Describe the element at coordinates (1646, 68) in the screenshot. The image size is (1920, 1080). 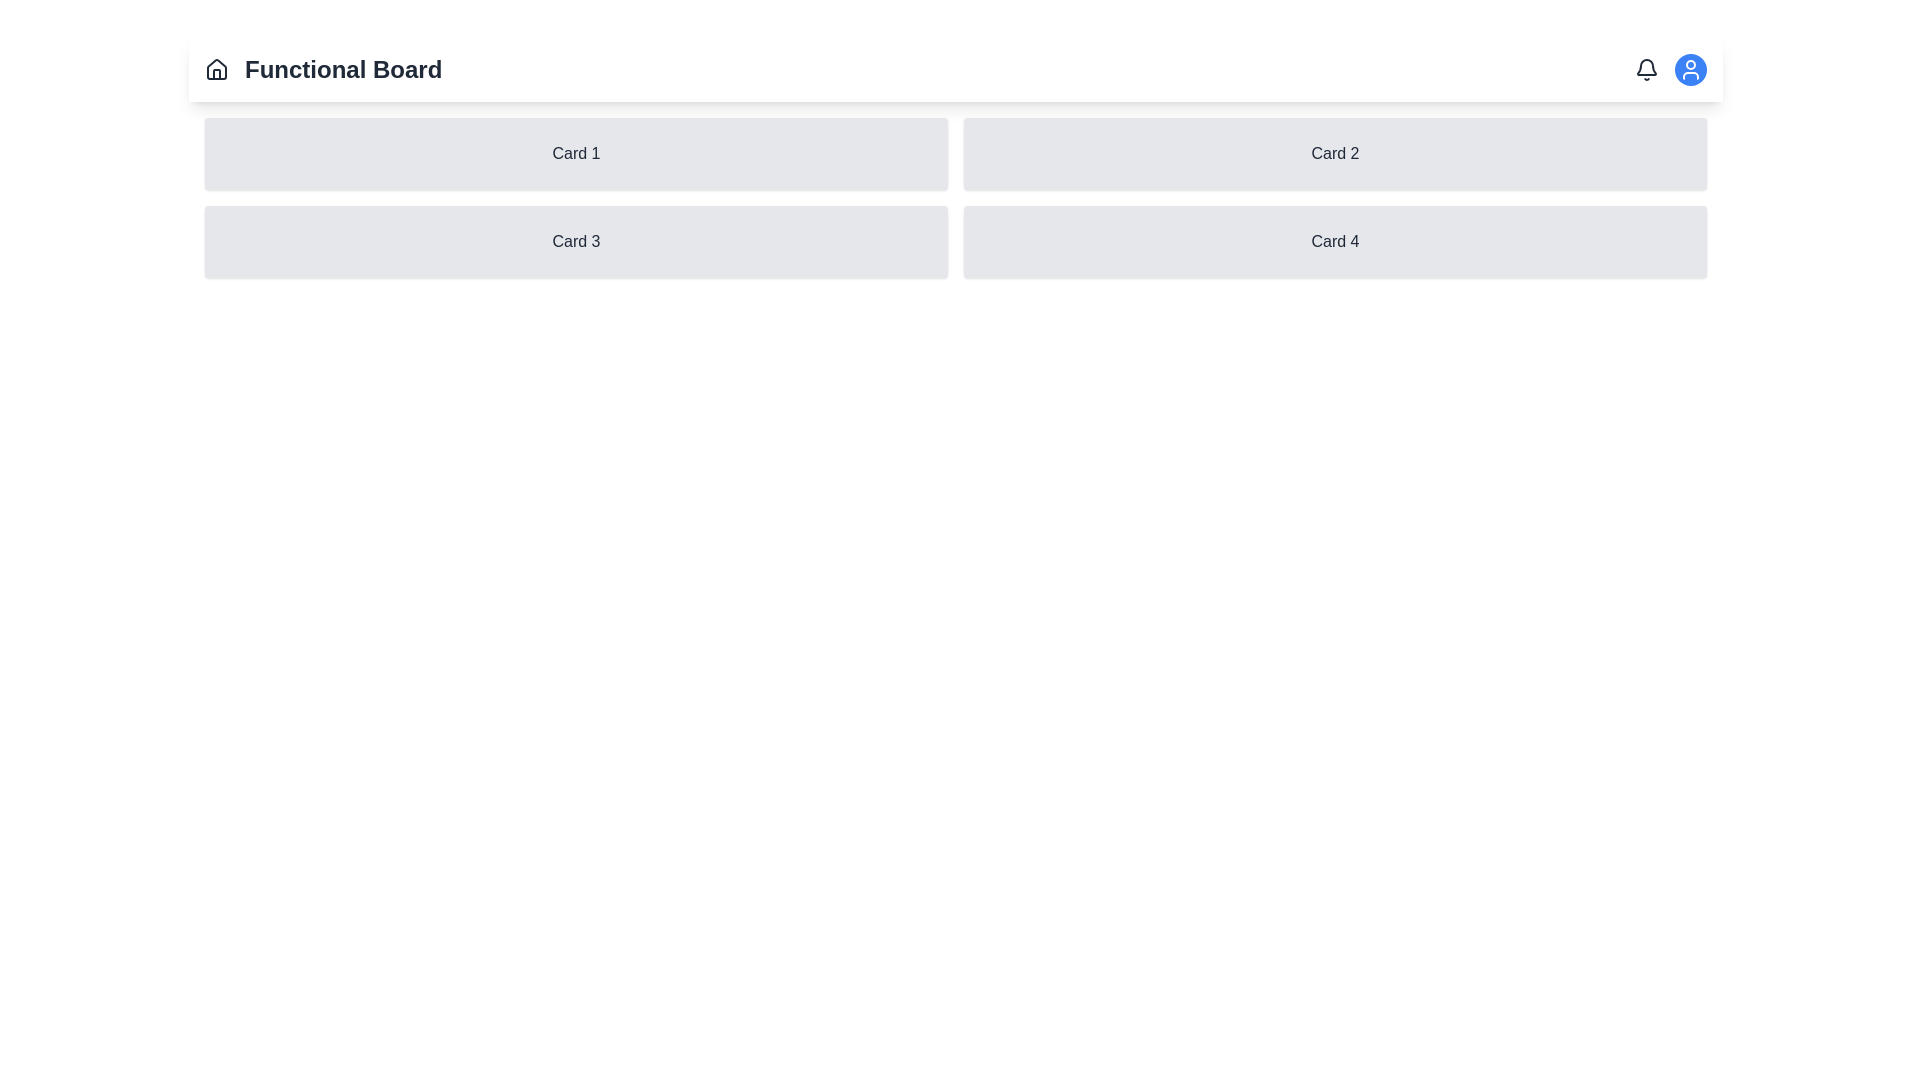
I see `the bell icon in the top-right corner of the interface` at that location.